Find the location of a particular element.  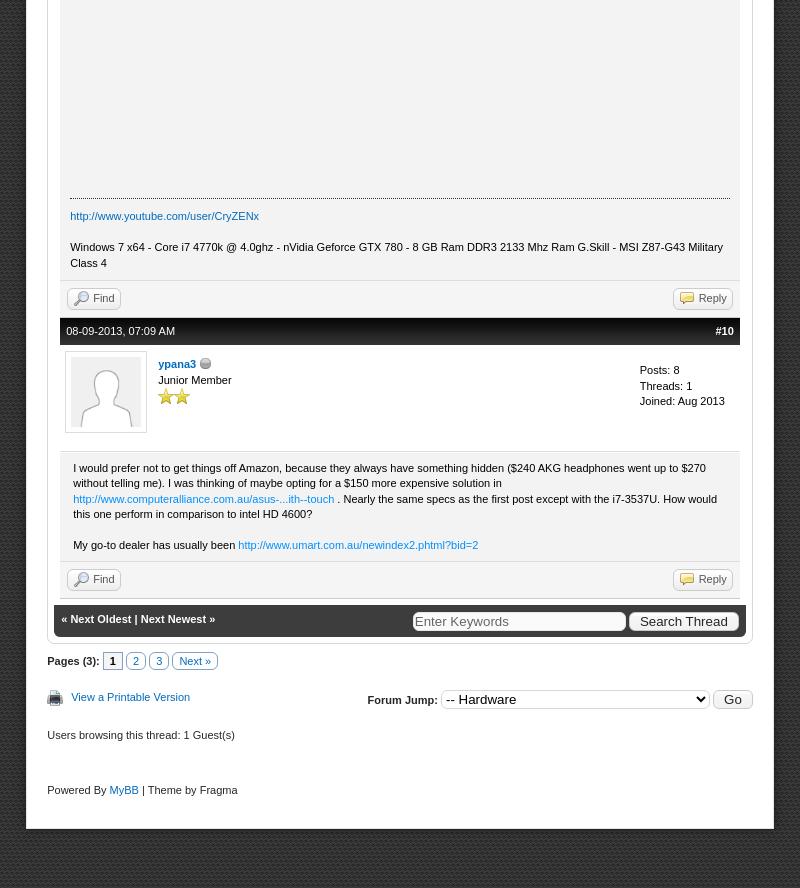

'http://www.umart.com.au/newindex2.phtml?bid=2' is located at coordinates (237, 542).